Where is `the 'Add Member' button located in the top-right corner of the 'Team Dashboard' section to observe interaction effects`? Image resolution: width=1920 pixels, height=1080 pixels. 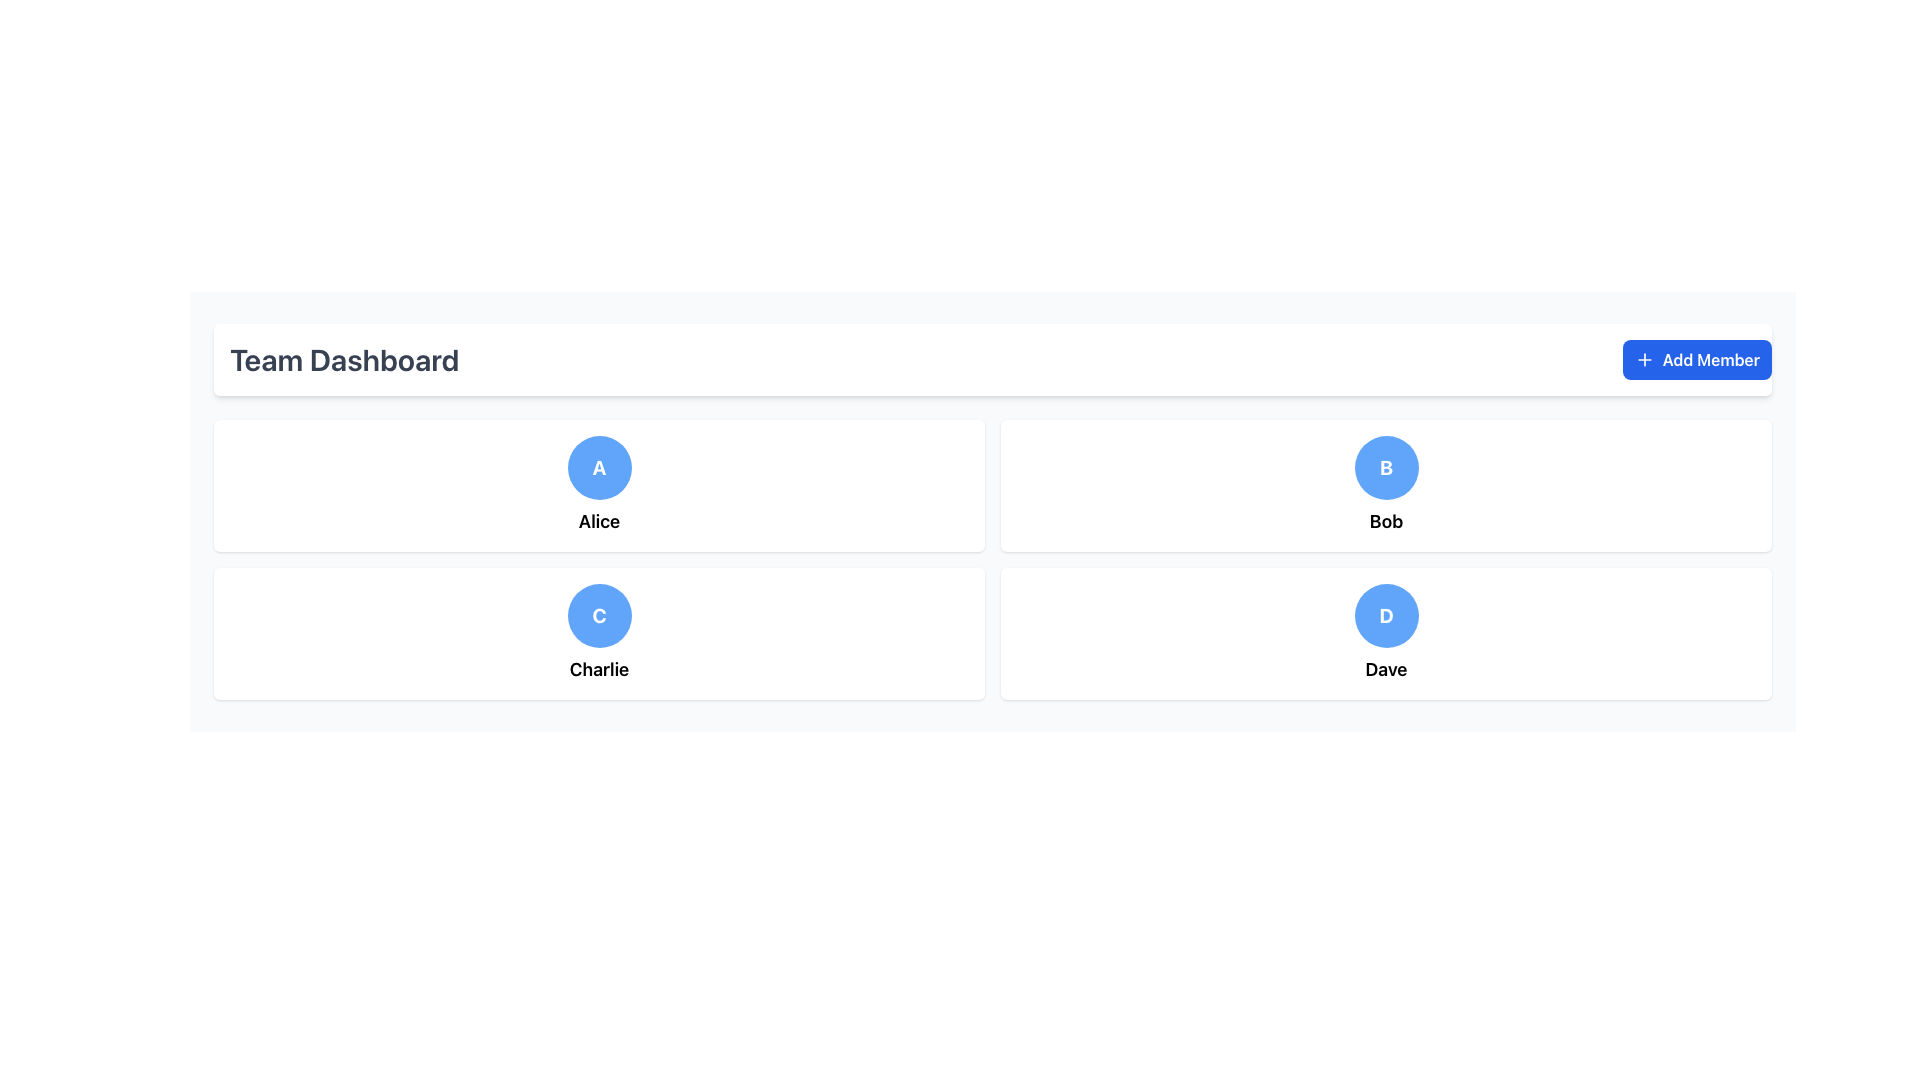 the 'Add Member' button located in the top-right corner of the 'Team Dashboard' section to observe interaction effects is located at coordinates (1696, 358).